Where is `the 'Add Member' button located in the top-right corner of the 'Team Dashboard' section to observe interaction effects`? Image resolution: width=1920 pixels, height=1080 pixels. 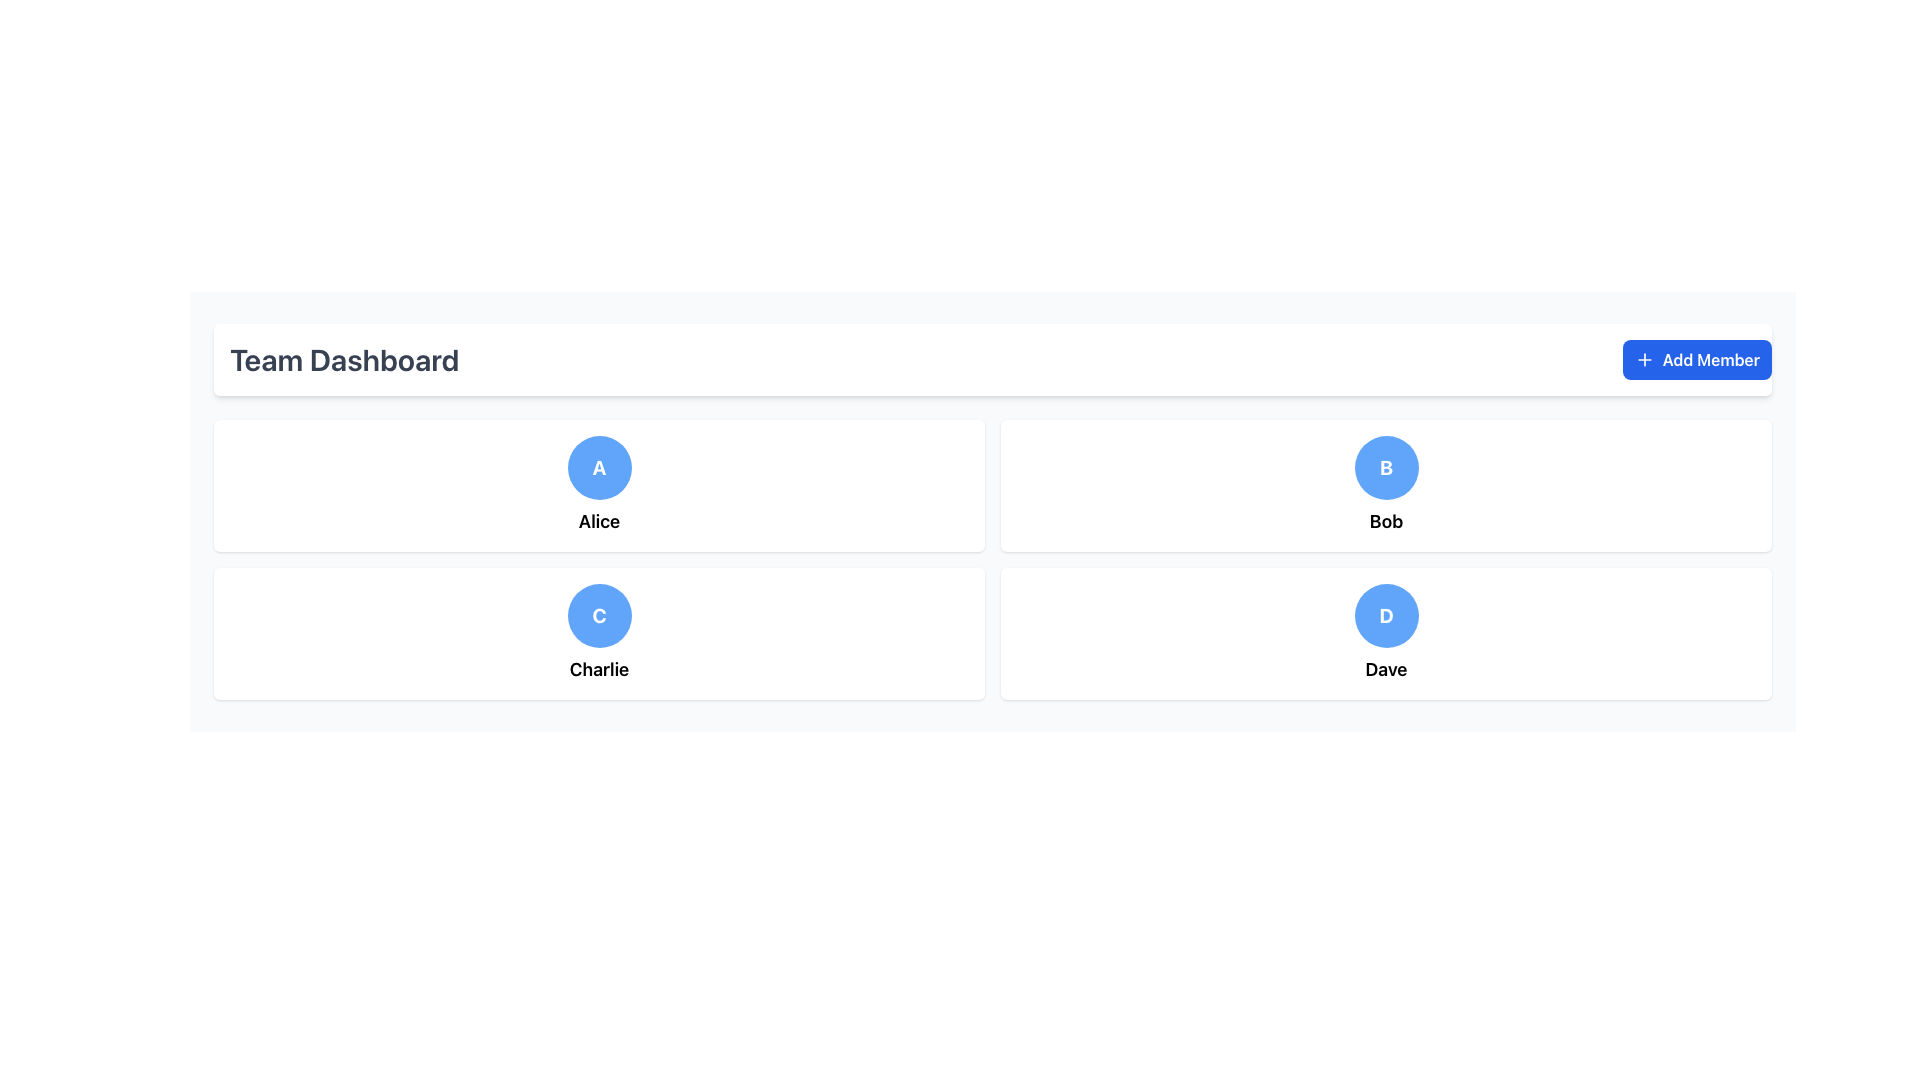 the 'Add Member' button located in the top-right corner of the 'Team Dashboard' section to observe interaction effects is located at coordinates (1696, 358).